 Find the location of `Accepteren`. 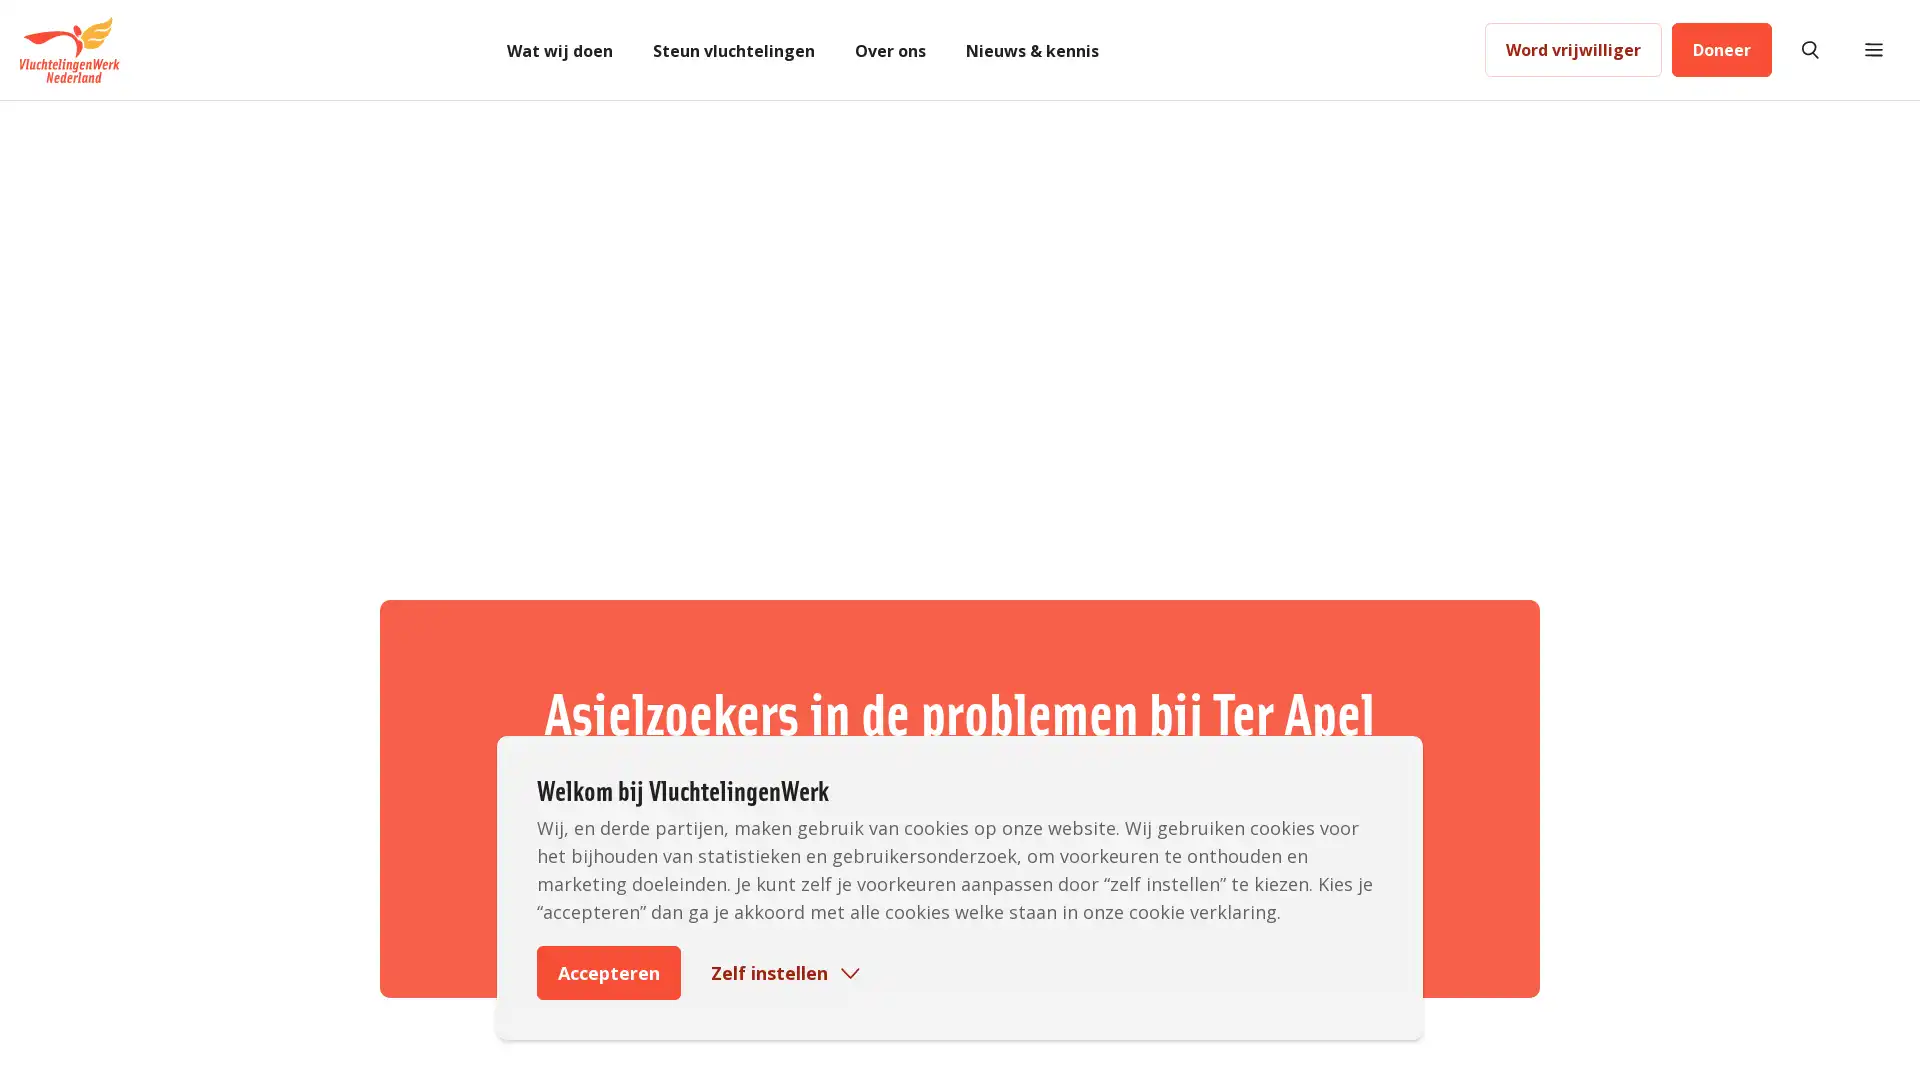

Accepteren is located at coordinates (607, 971).